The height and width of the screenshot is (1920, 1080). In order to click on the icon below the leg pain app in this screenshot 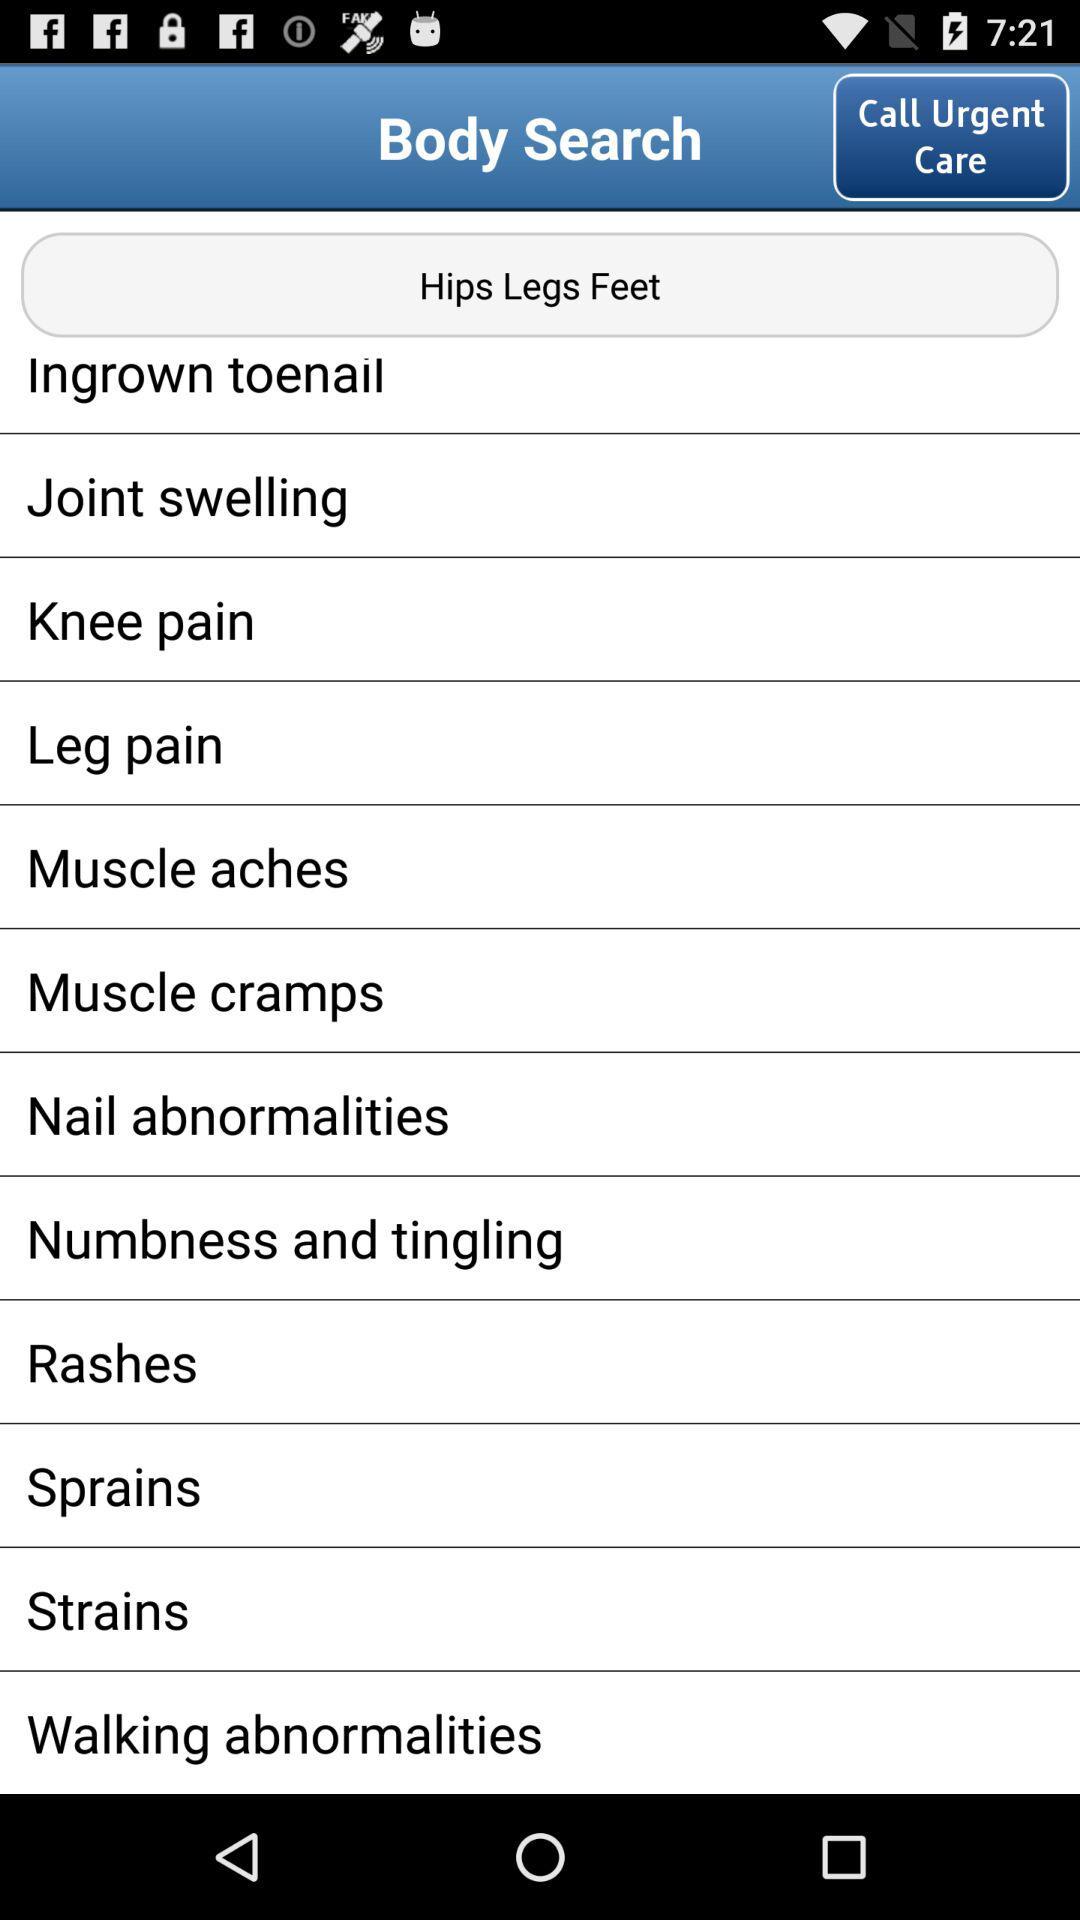, I will do `click(540, 866)`.